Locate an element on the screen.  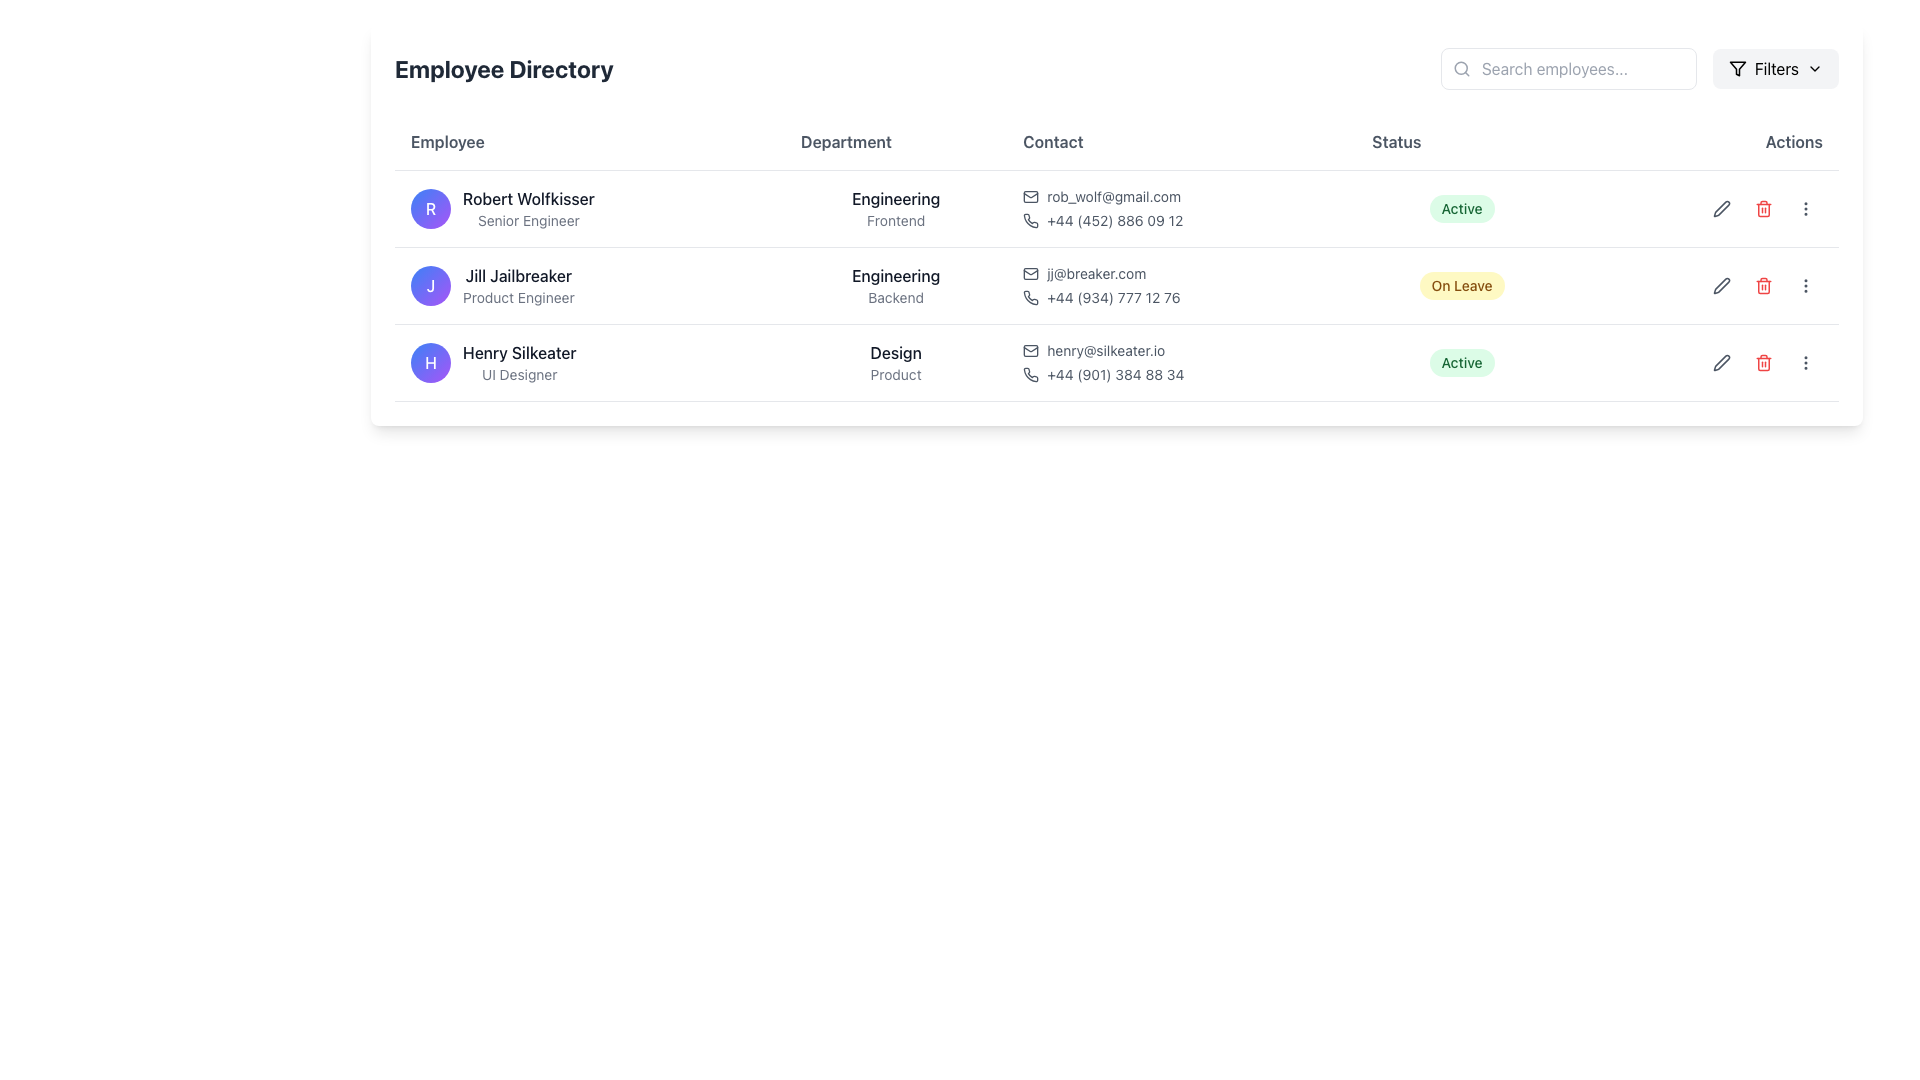
the Text Label displaying the email address for 'Henry Silkeater' in the 'Contact' column of the third row in the data table is located at coordinates (1105, 350).